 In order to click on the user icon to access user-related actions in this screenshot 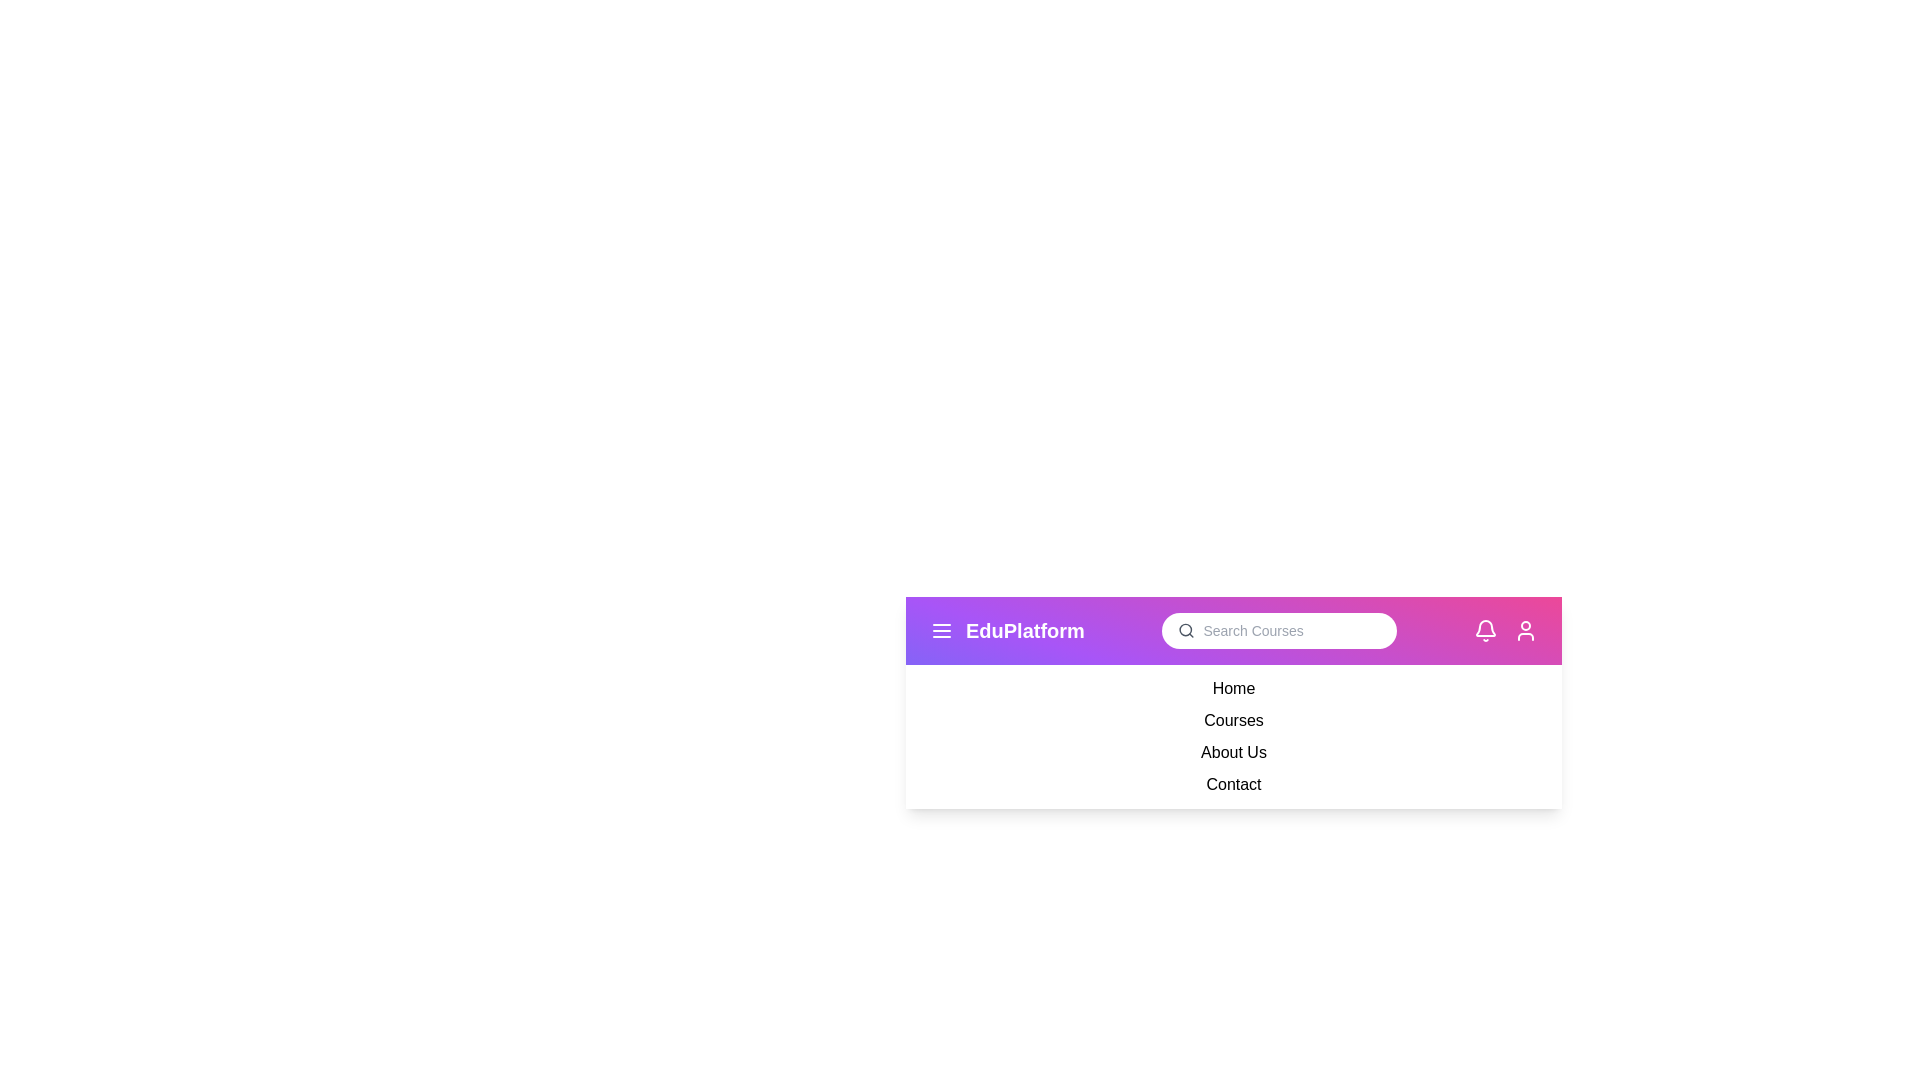, I will do `click(1525, 631)`.